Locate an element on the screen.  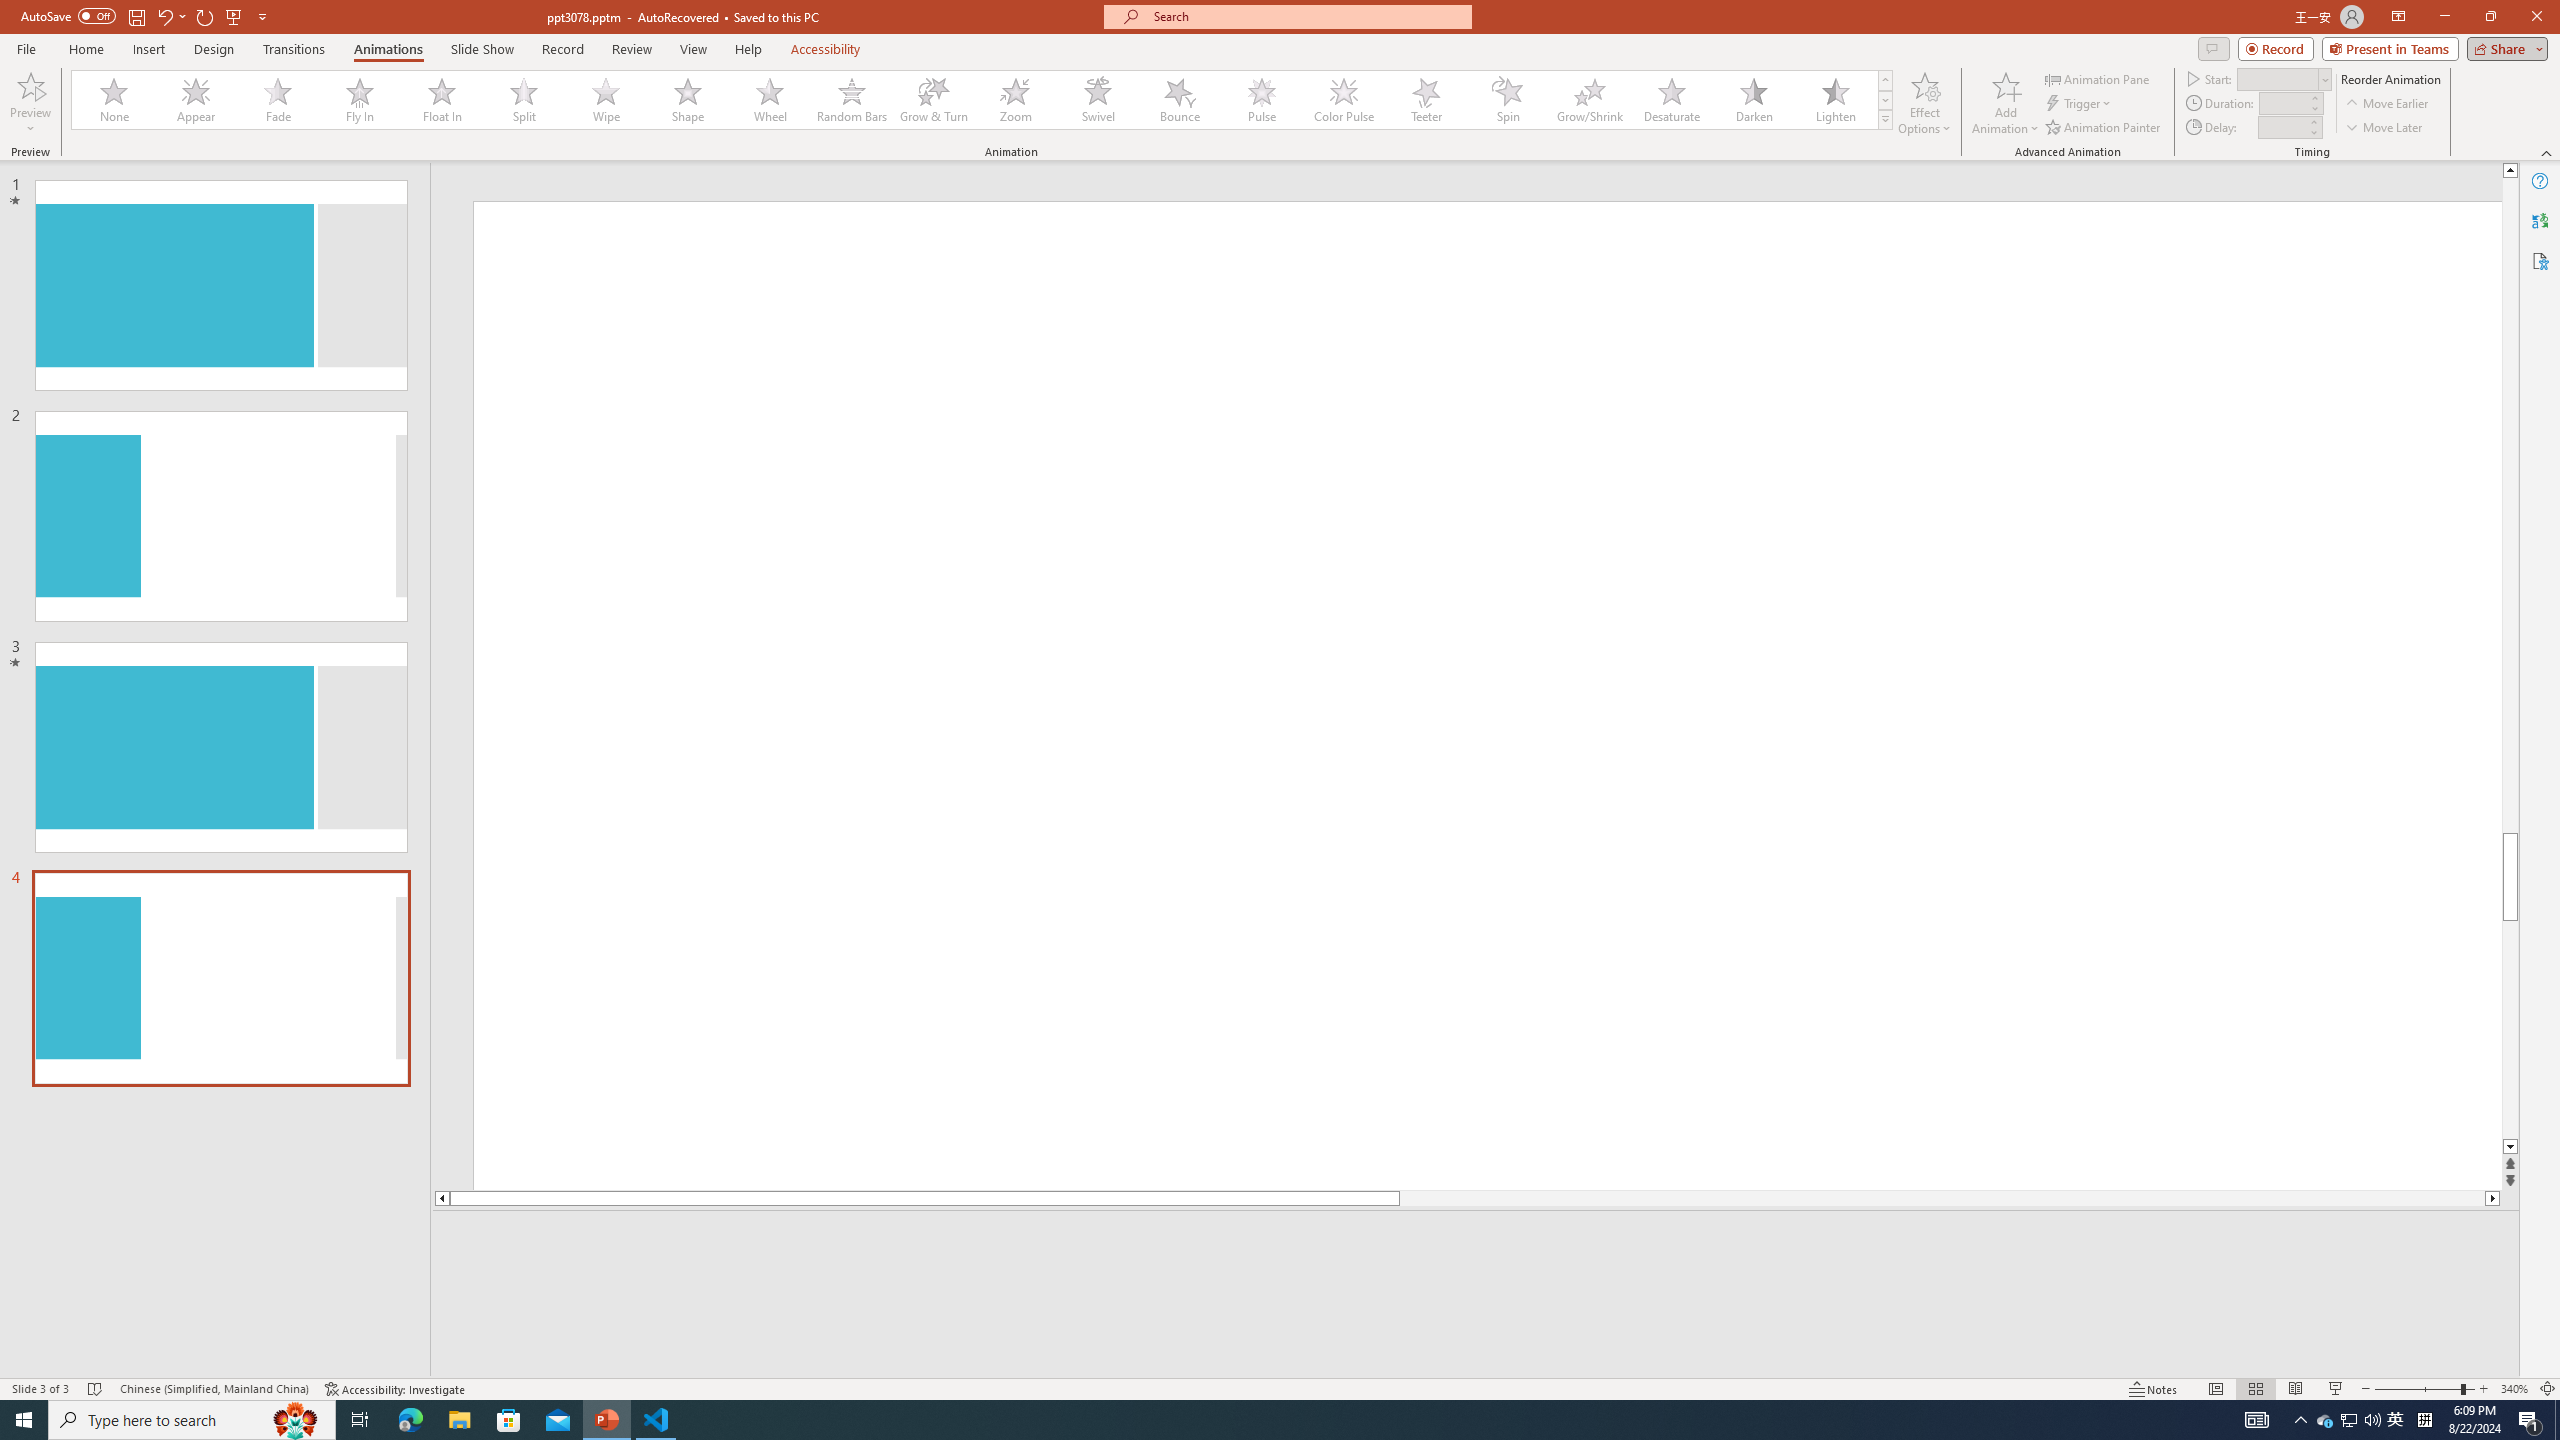
'Grow & Turn' is located at coordinates (933, 99).